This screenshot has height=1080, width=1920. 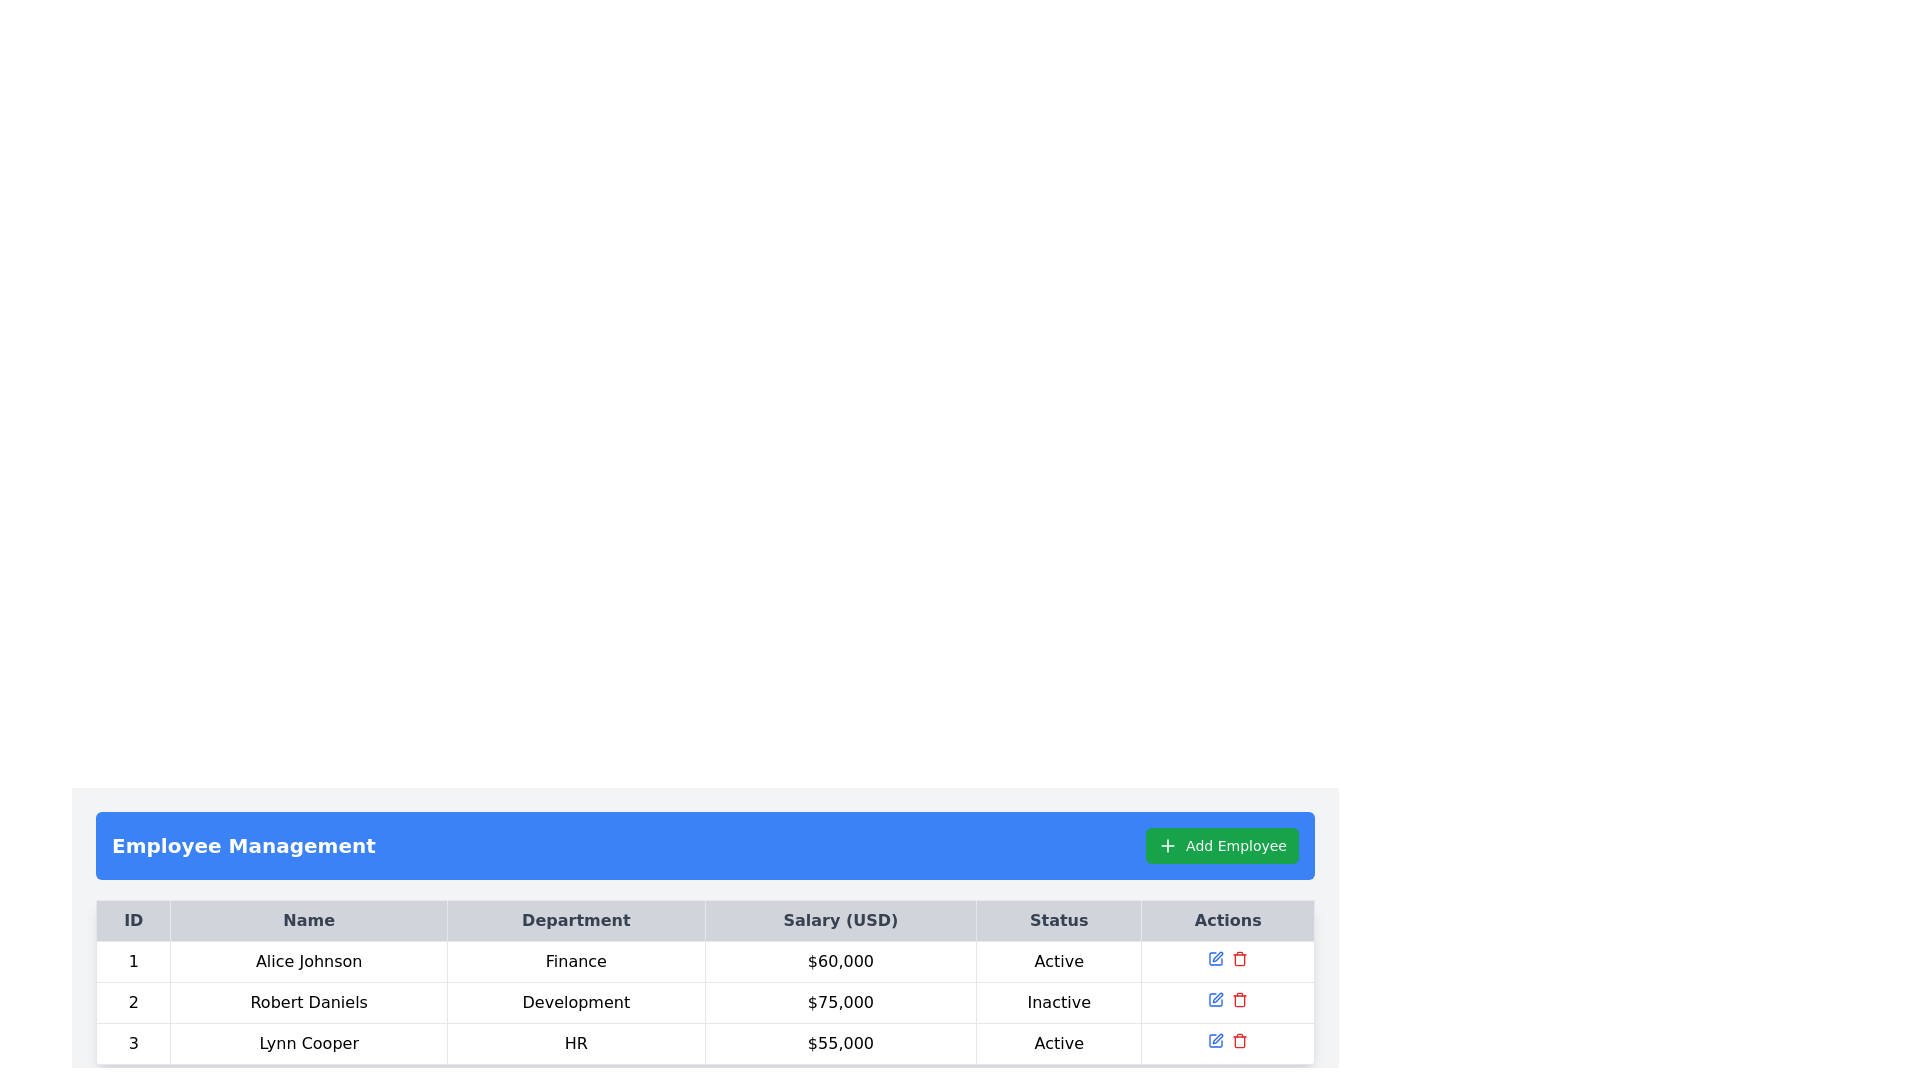 What do you see at coordinates (1058, 1043) in the screenshot?
I see `the text box displaying 'Active' in the 'Status' column of the third row in the table layout` at bounding box center [1058, 1043].